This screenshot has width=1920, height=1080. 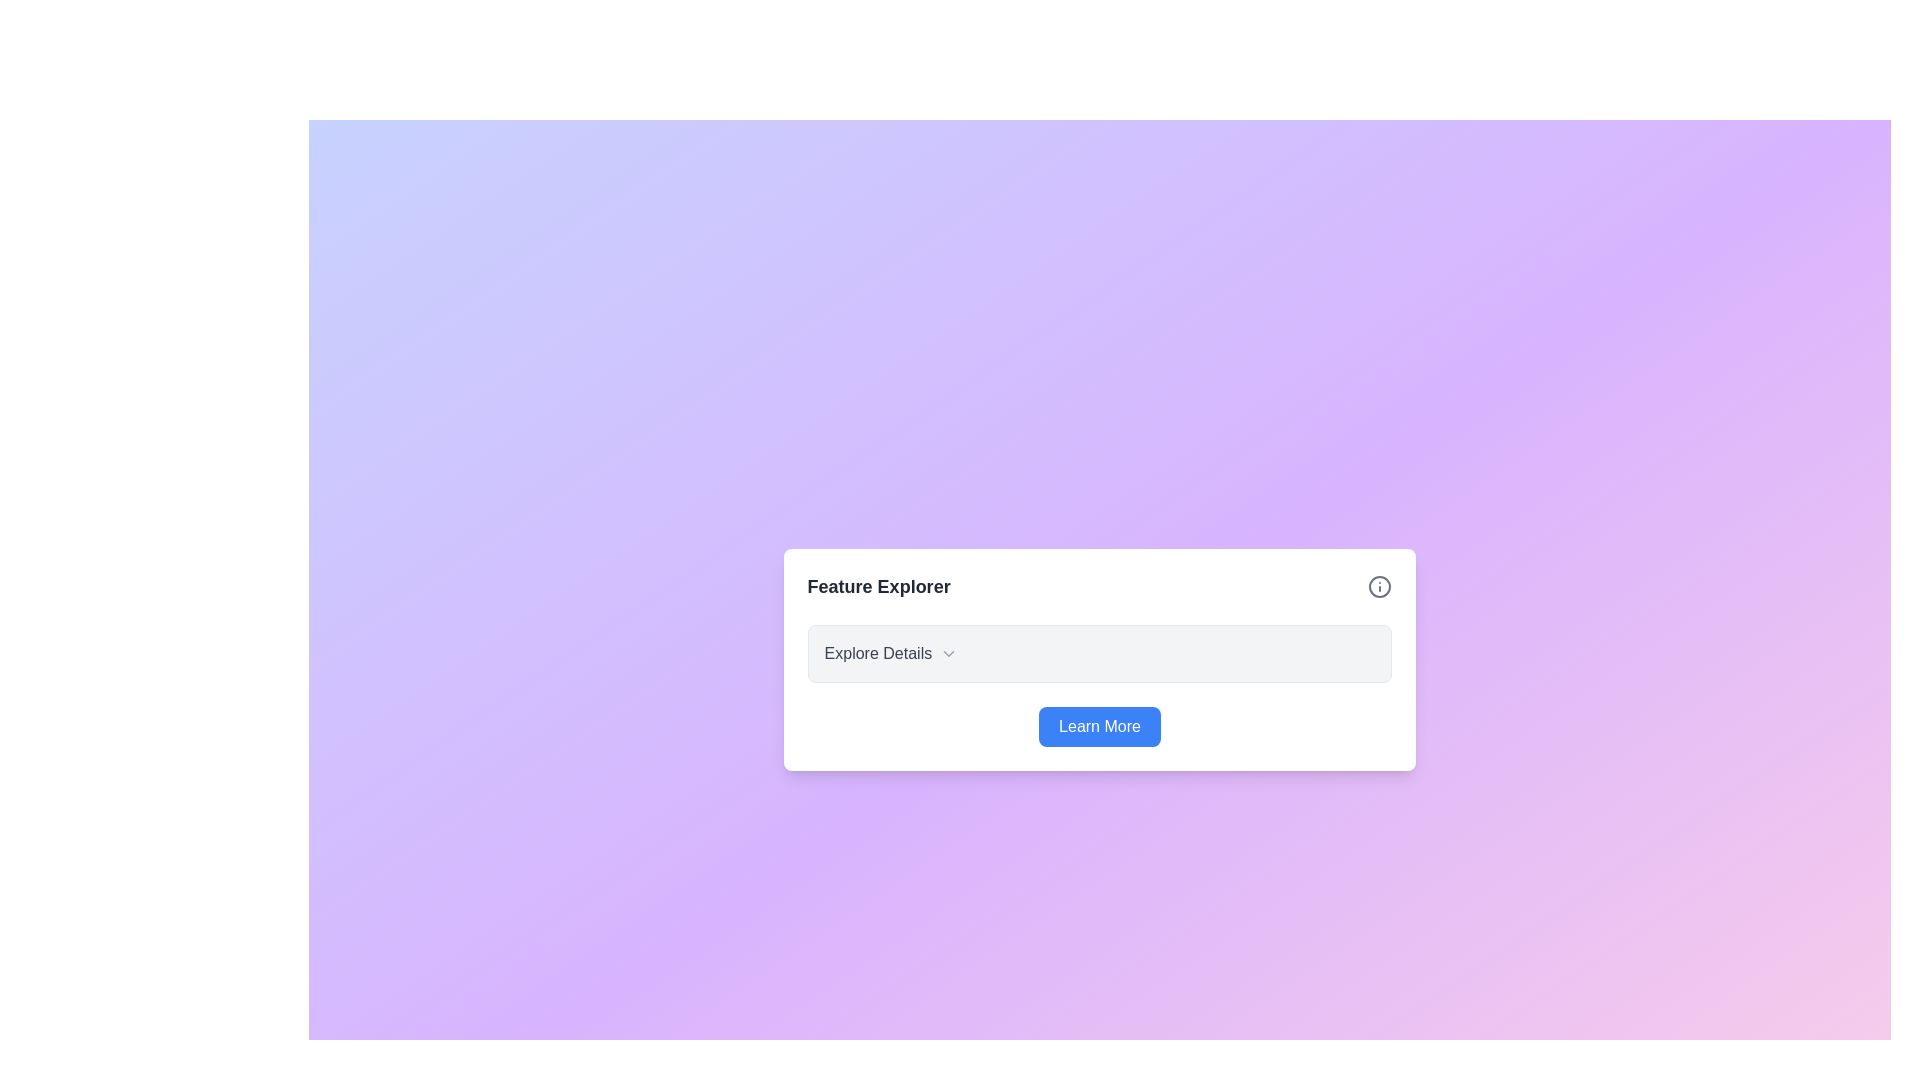 What do you see at coordinates (879, 585) in the screenshot?
I see `the title text located at the top of the card, which serves as a descriptive label for the card's content, for copying` at bounding box center [879, 585].